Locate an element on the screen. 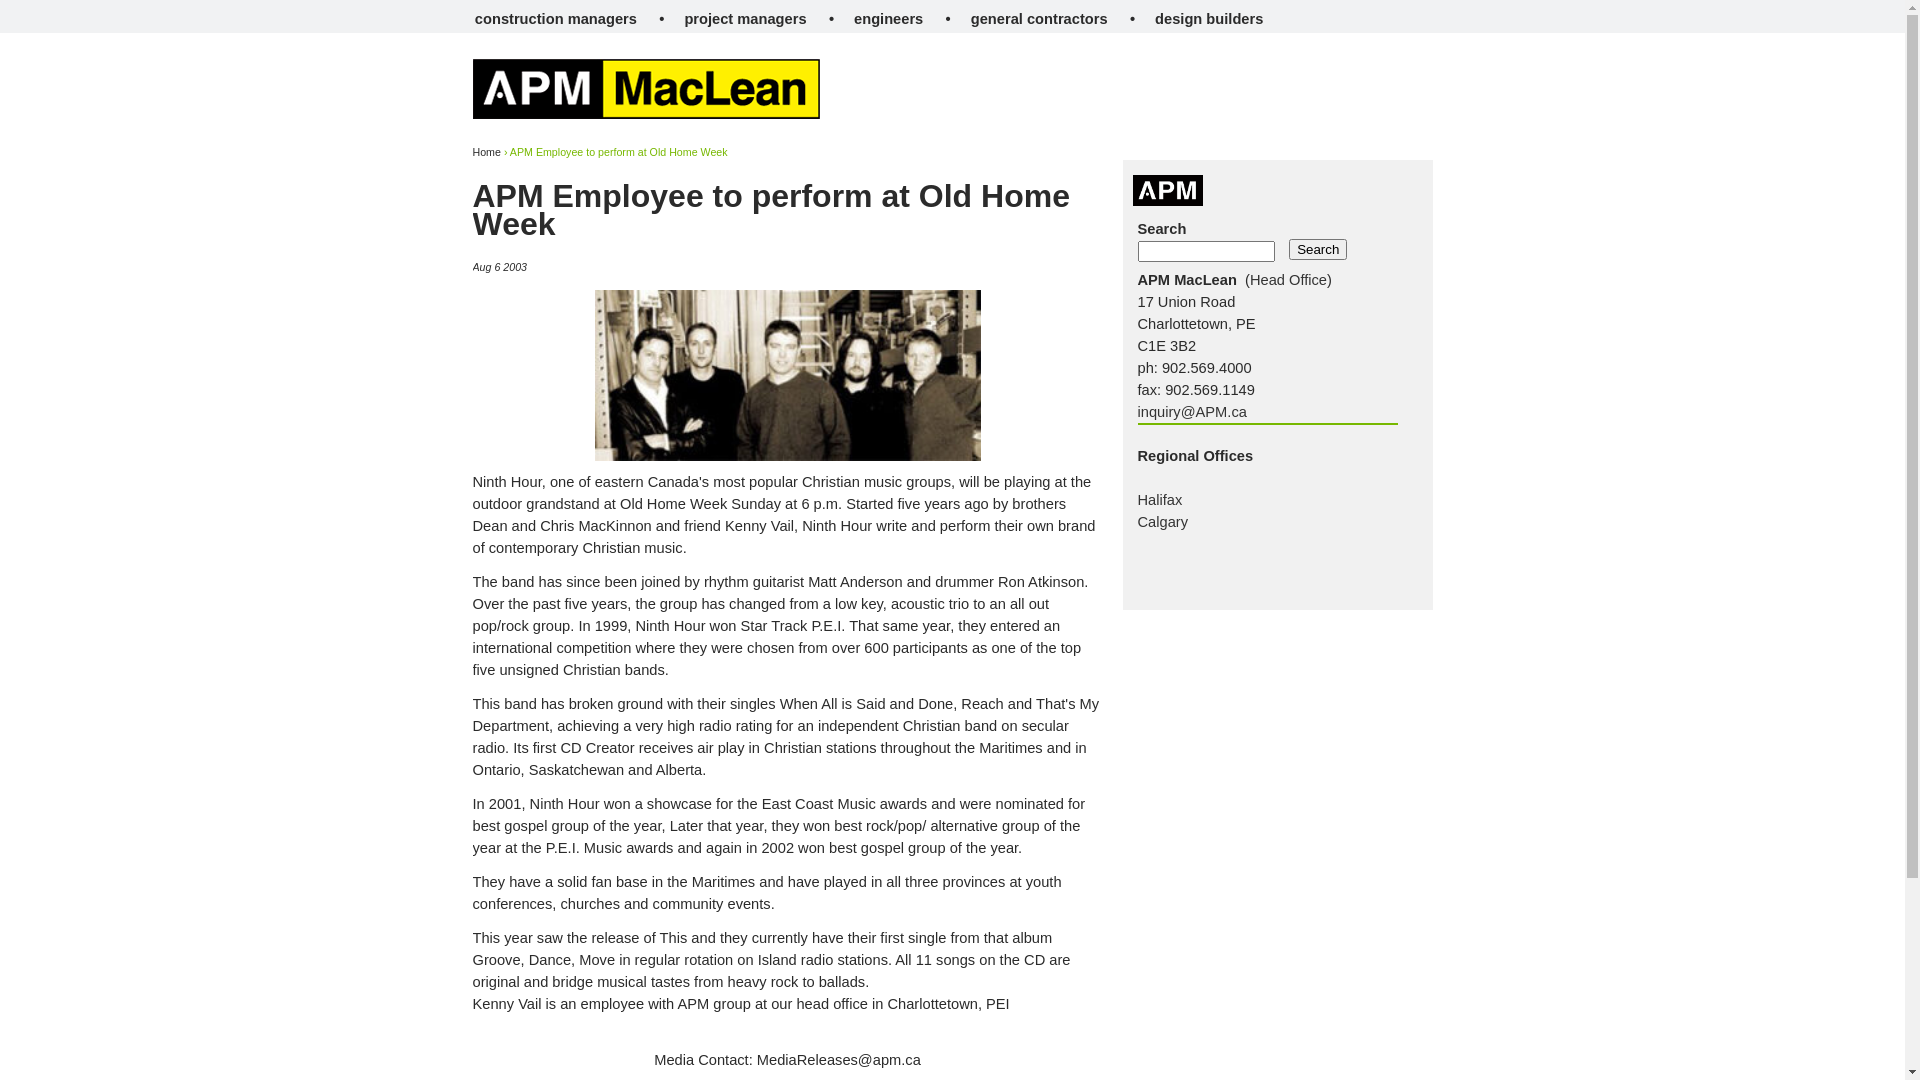 The image size is (1920, 1080). 'MediaReleases@apm.ca' is located at coordinates (839, 1059).